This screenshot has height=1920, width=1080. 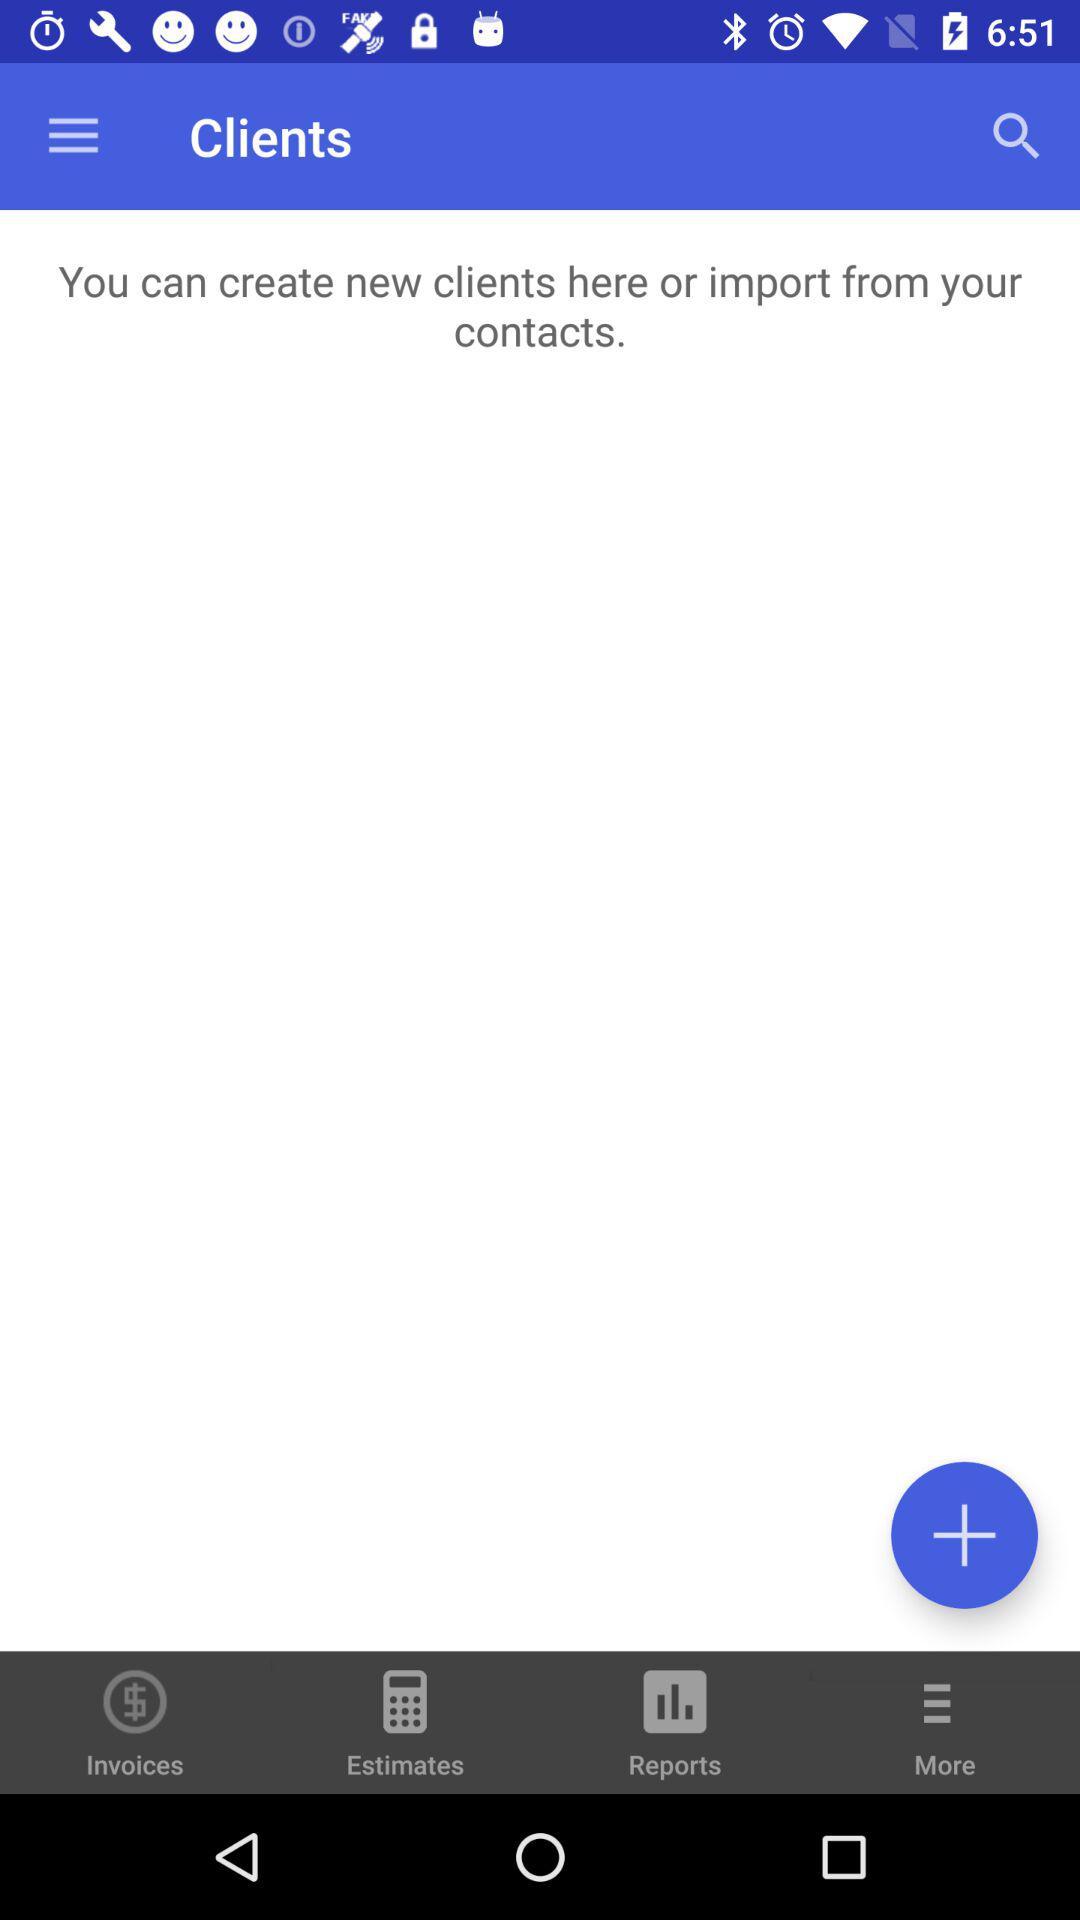 What do you see at coordinates (963, 1534) in the screenshot?
I see `make a new file` at bounding box center [963, 1534].